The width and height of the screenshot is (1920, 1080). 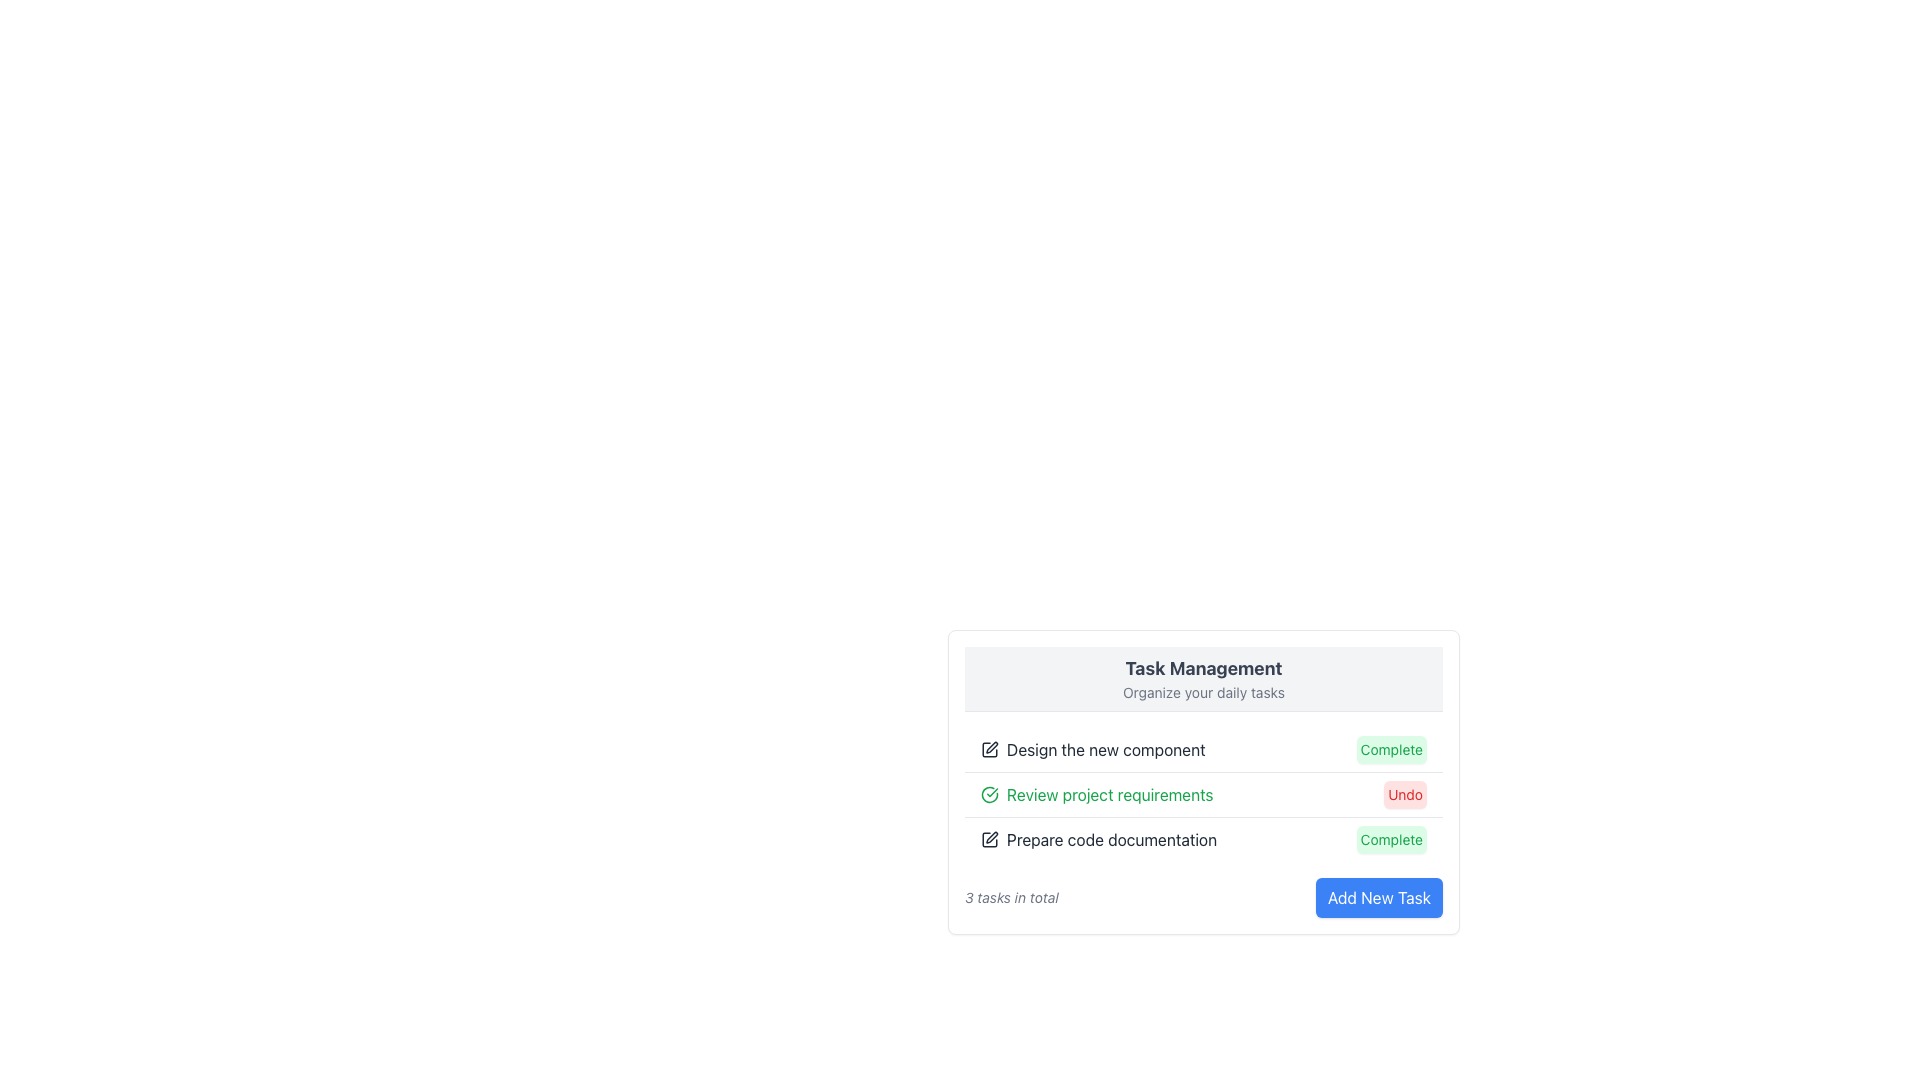 I want to click on the 'Complete' button, which has green text on a light green background and is located to the far-right of the 'Prepare code documentation' task description, to mark the task as complete, so click(x=1390, y=840).